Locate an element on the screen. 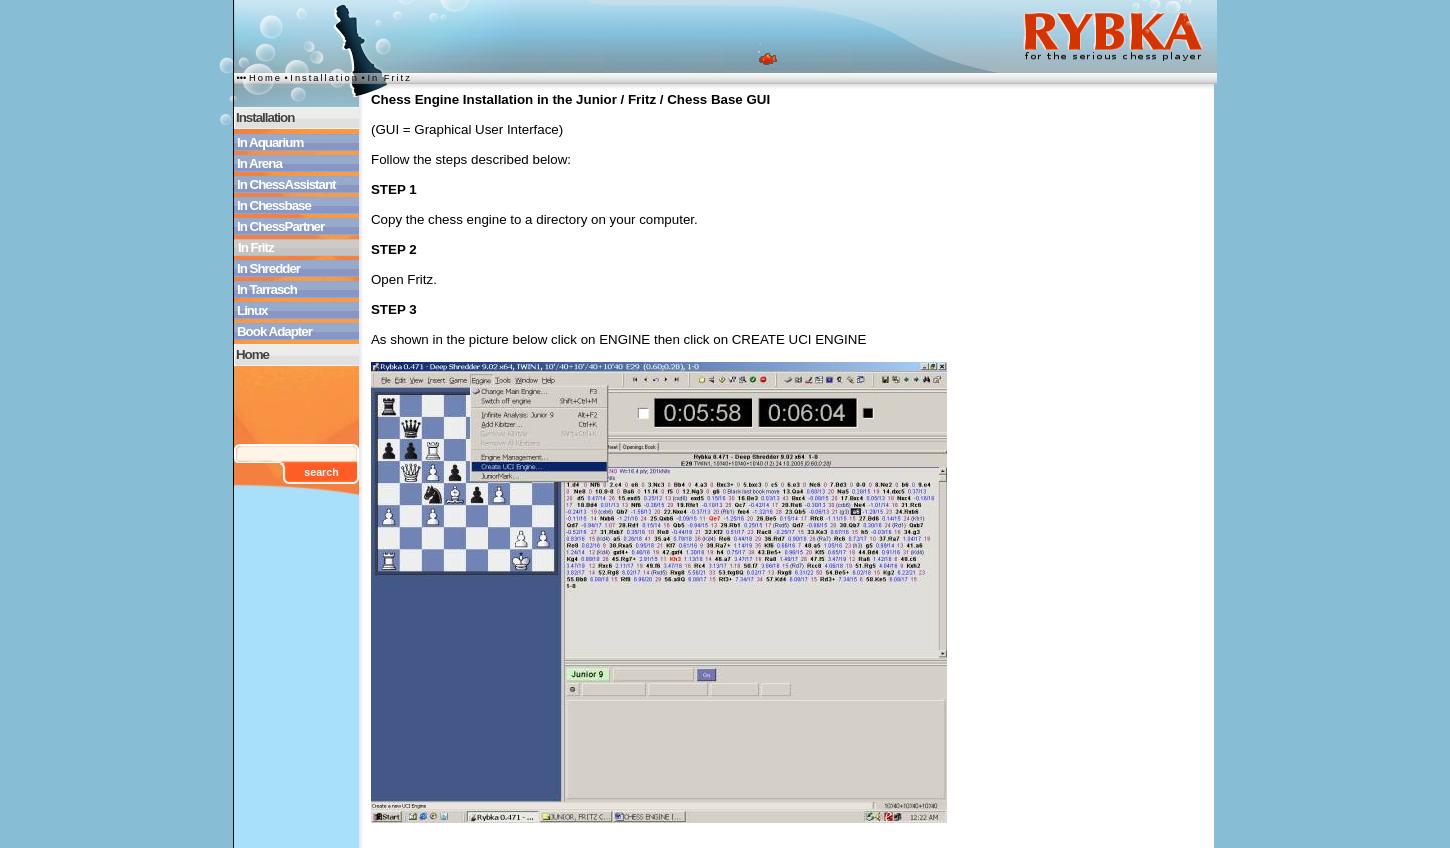  'STEP 3' is located at coordinates (391, 309).